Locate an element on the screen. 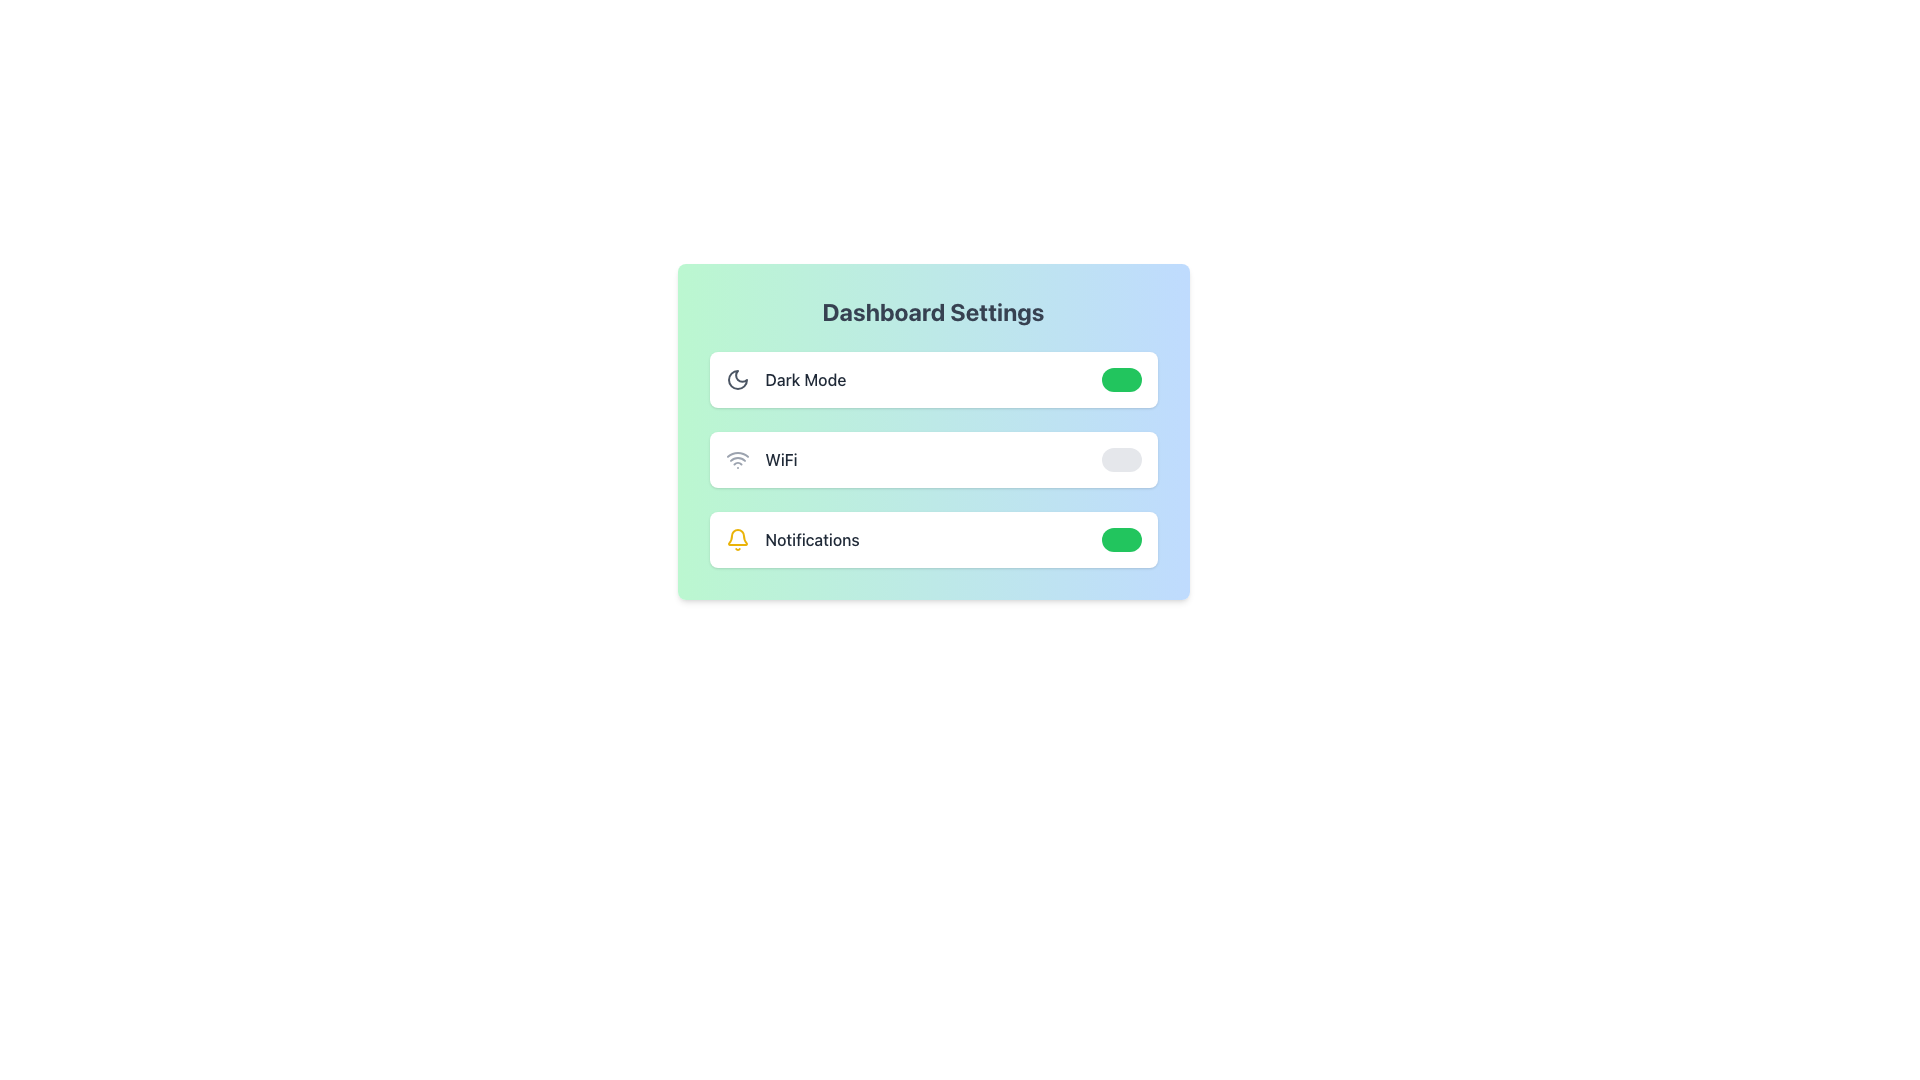 This screenshot has width=1920, height=1080. text of the 'Notifications' label which indicates the toggle for notification preferences is located at coordinates (791, 540).